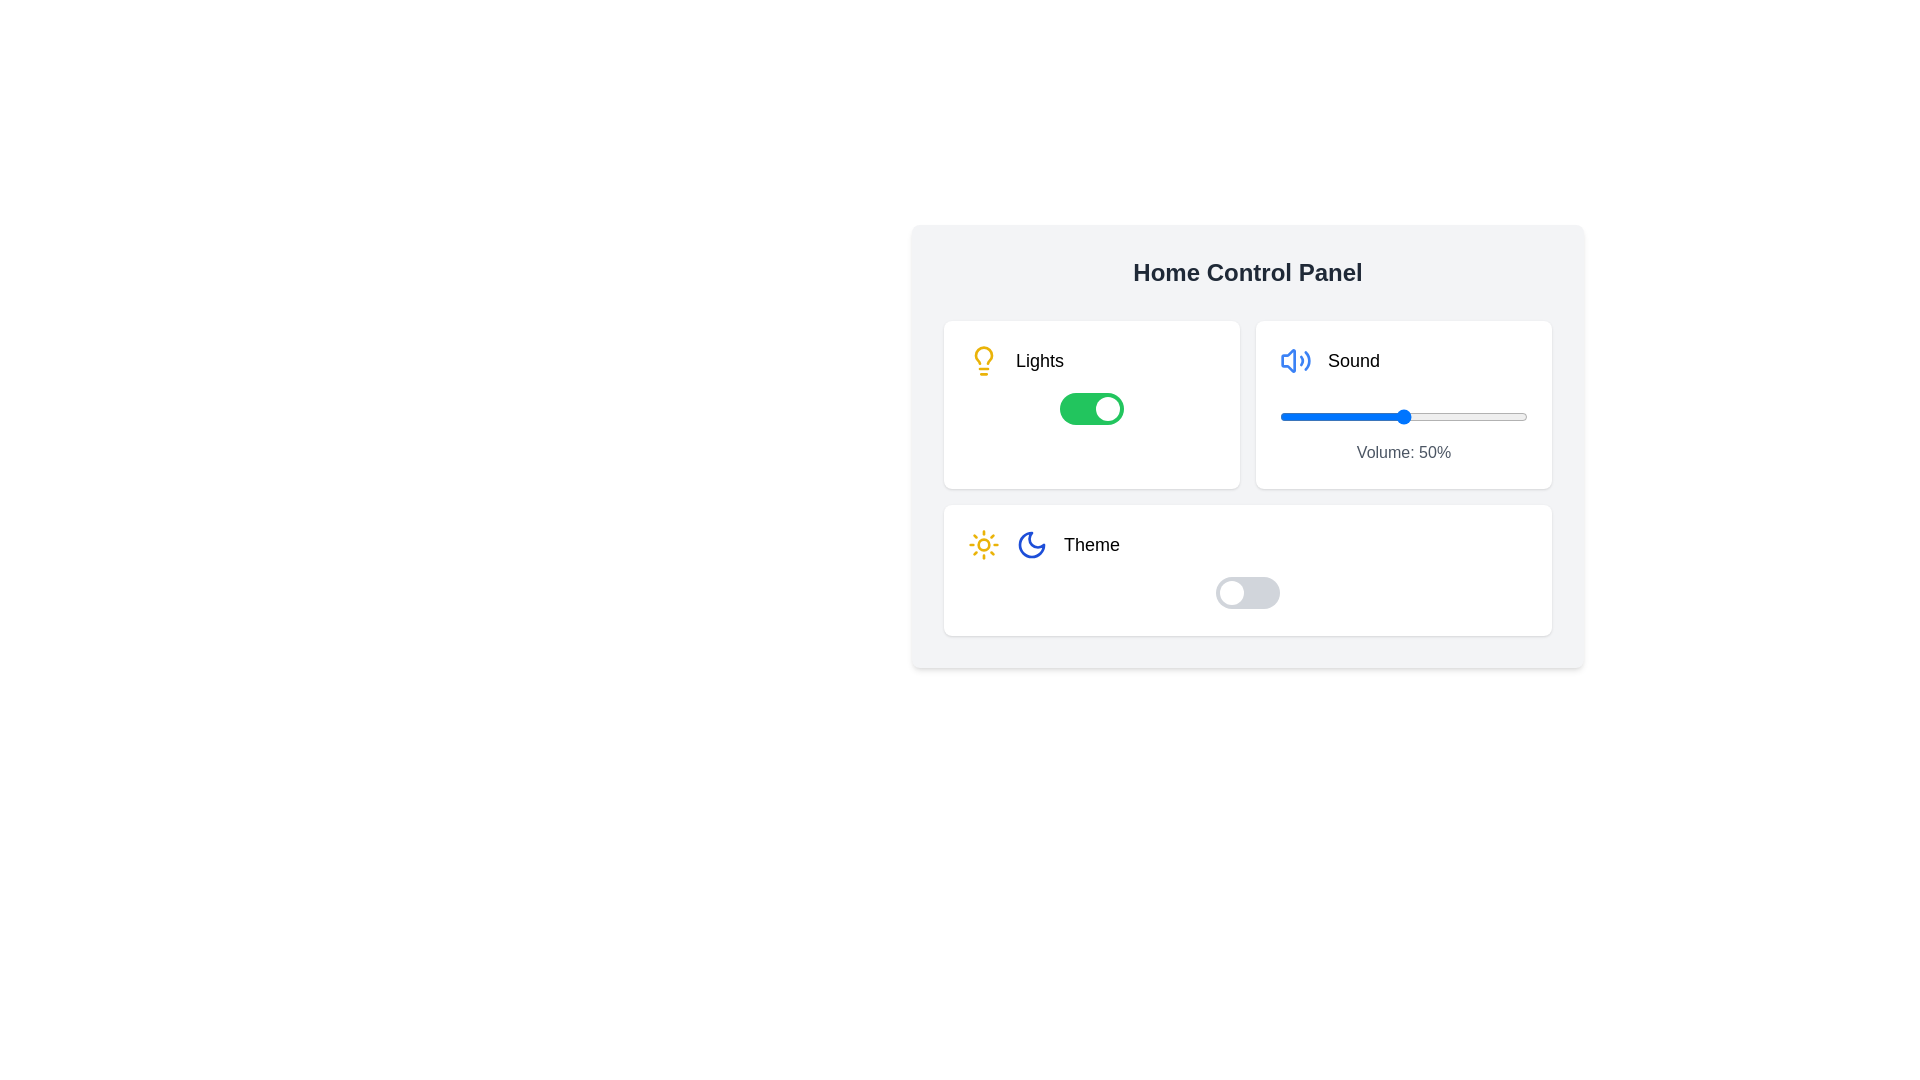 The width and height of the screenshot is (1920, 1080). I want to click on the toggle switch thumb located in the 'Lights' section of the 'Home Control Panel' to interact with the lights functionality, so click(1107, 407).